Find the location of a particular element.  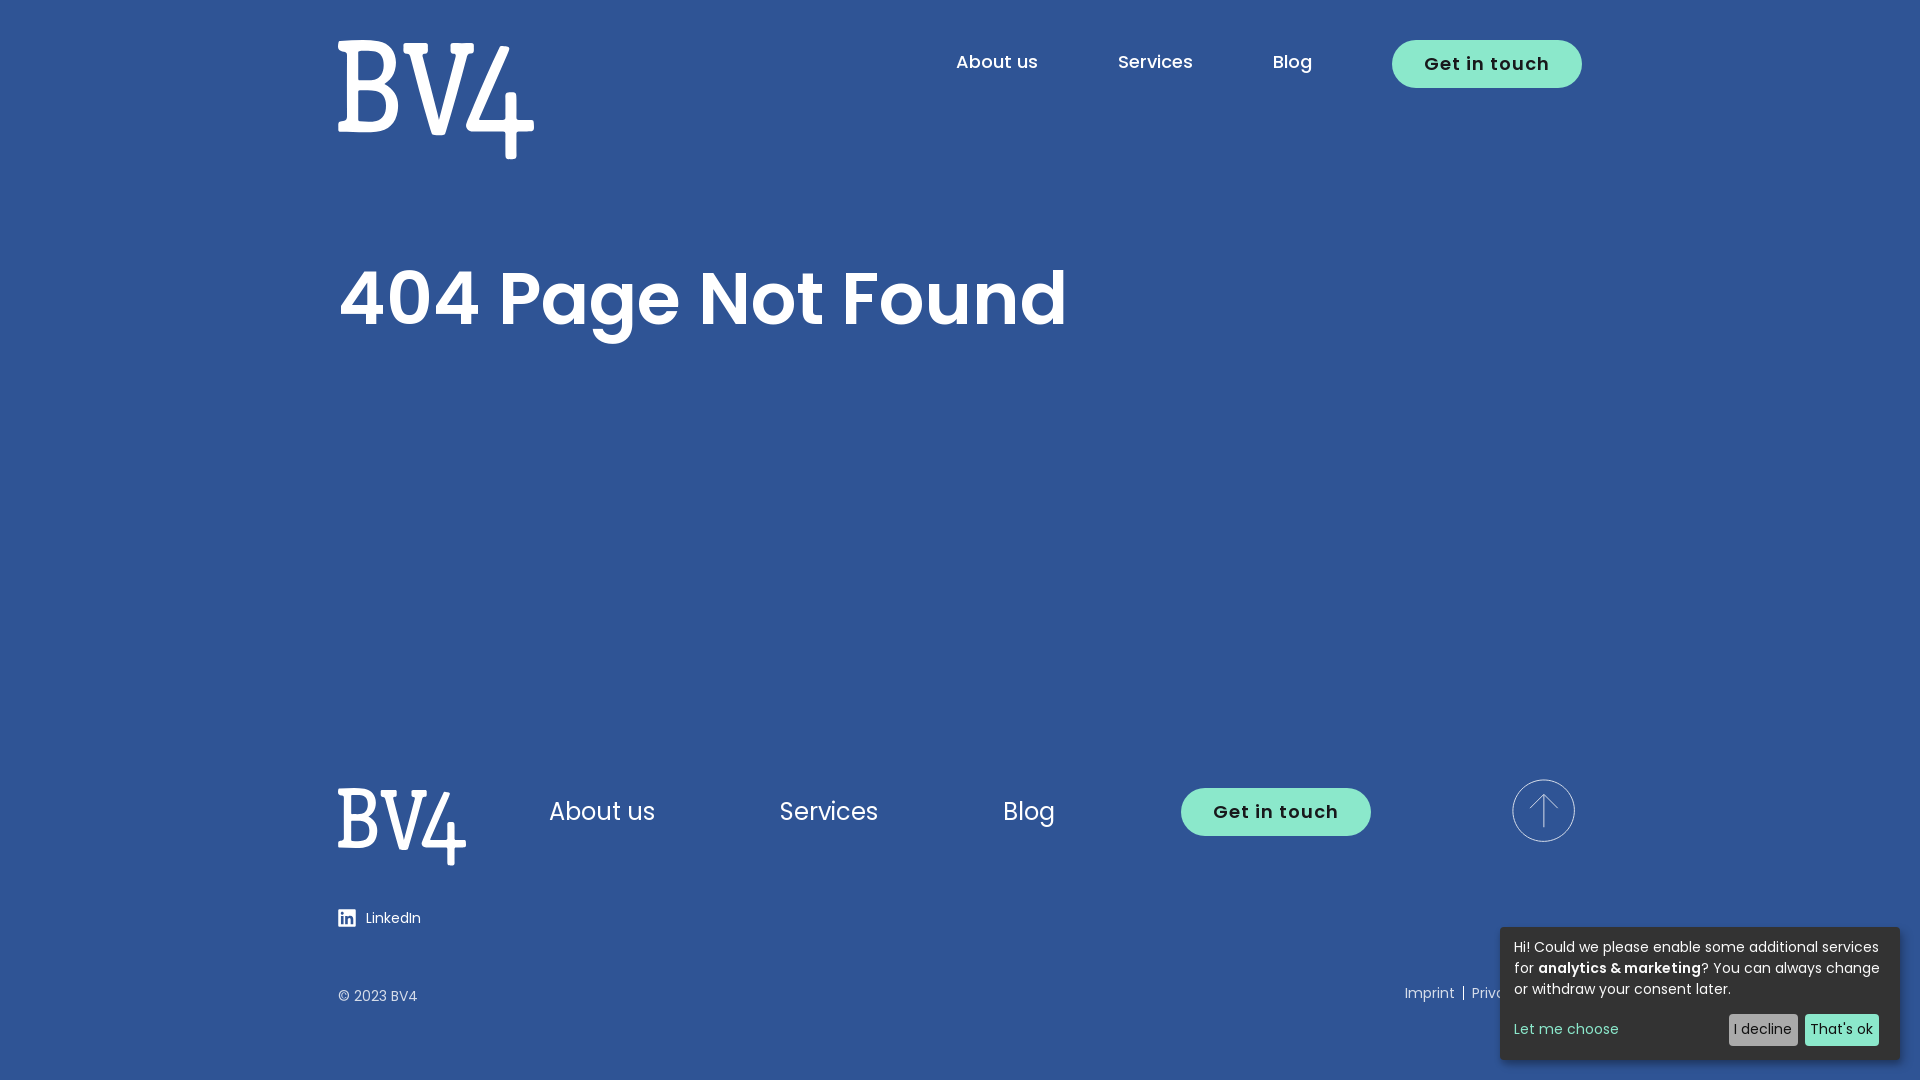

'Let me choose' is located at coordinates (1617, 1029).